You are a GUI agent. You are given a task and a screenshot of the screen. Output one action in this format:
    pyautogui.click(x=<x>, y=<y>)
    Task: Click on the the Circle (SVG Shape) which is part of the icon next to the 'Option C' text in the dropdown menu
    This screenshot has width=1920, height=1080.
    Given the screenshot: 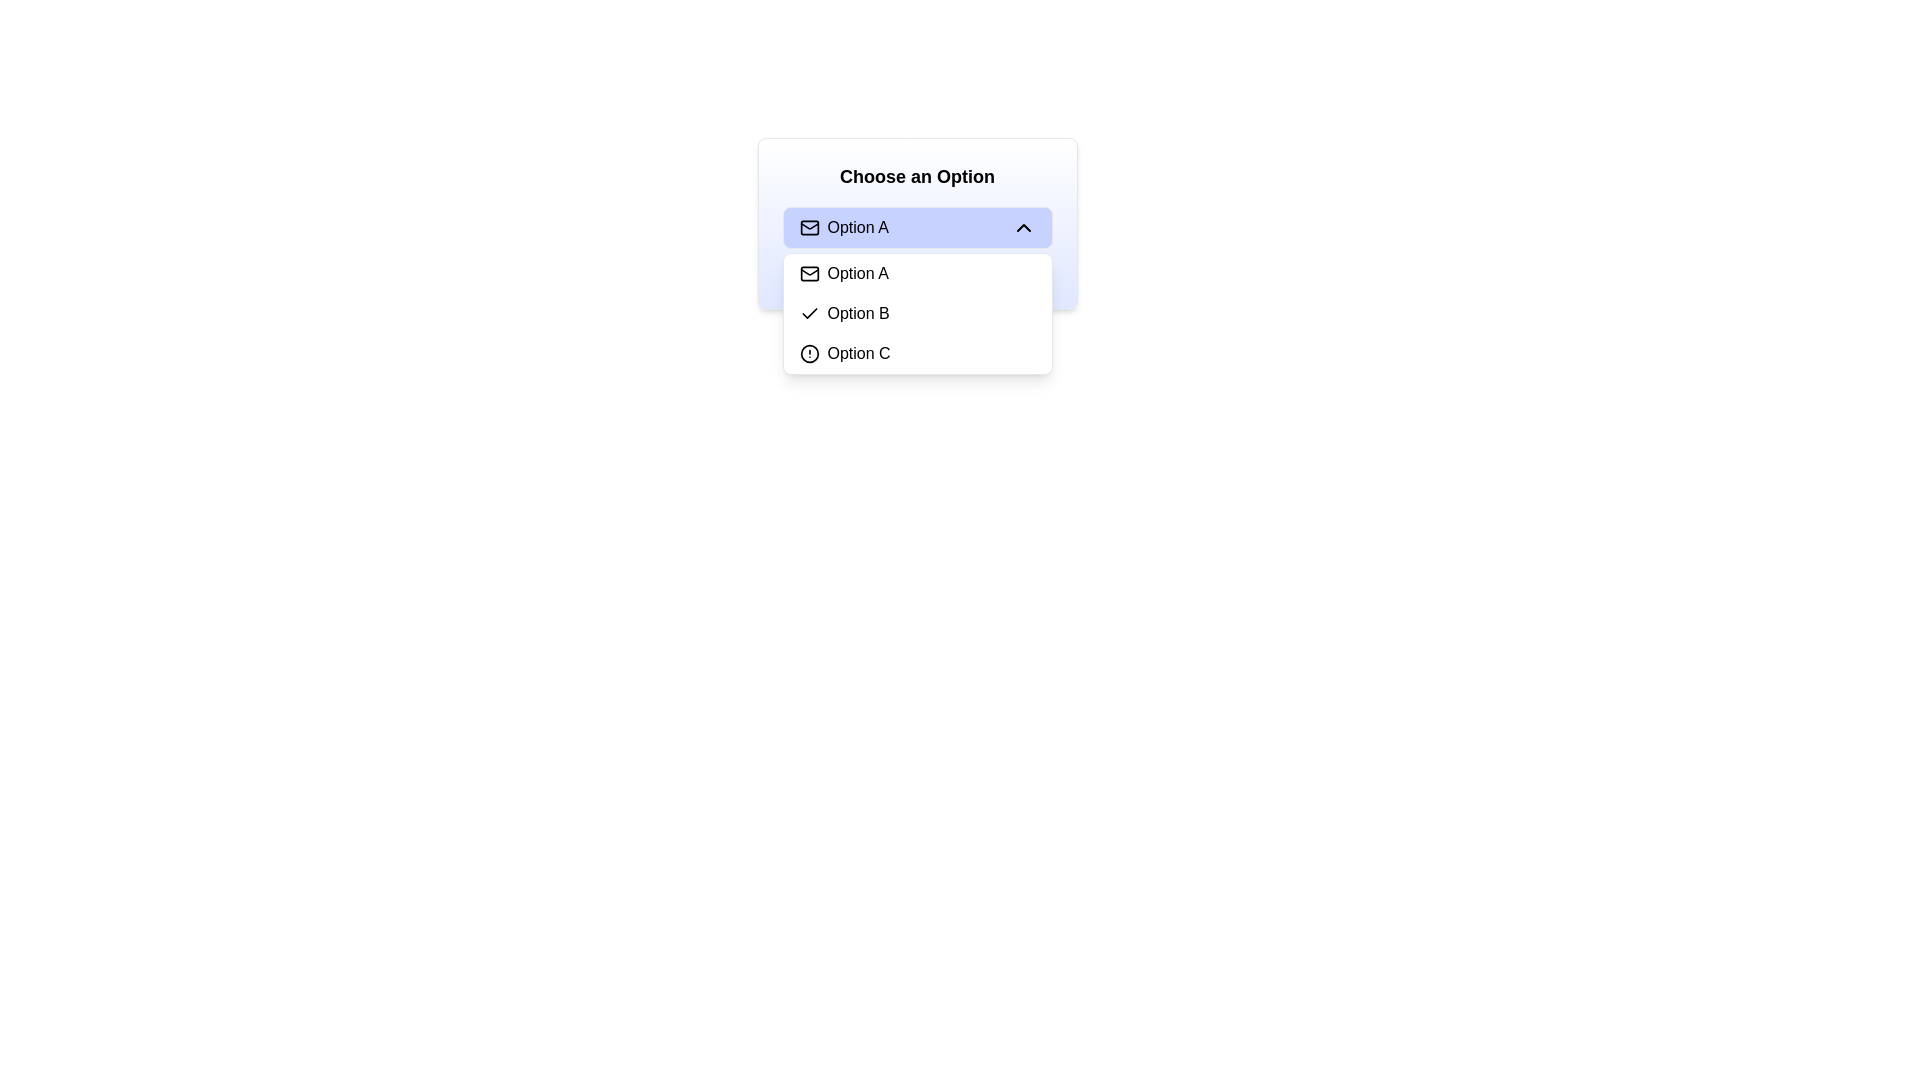 What is the action you would take?
    pyautogui.click(x=809, y=353)
    